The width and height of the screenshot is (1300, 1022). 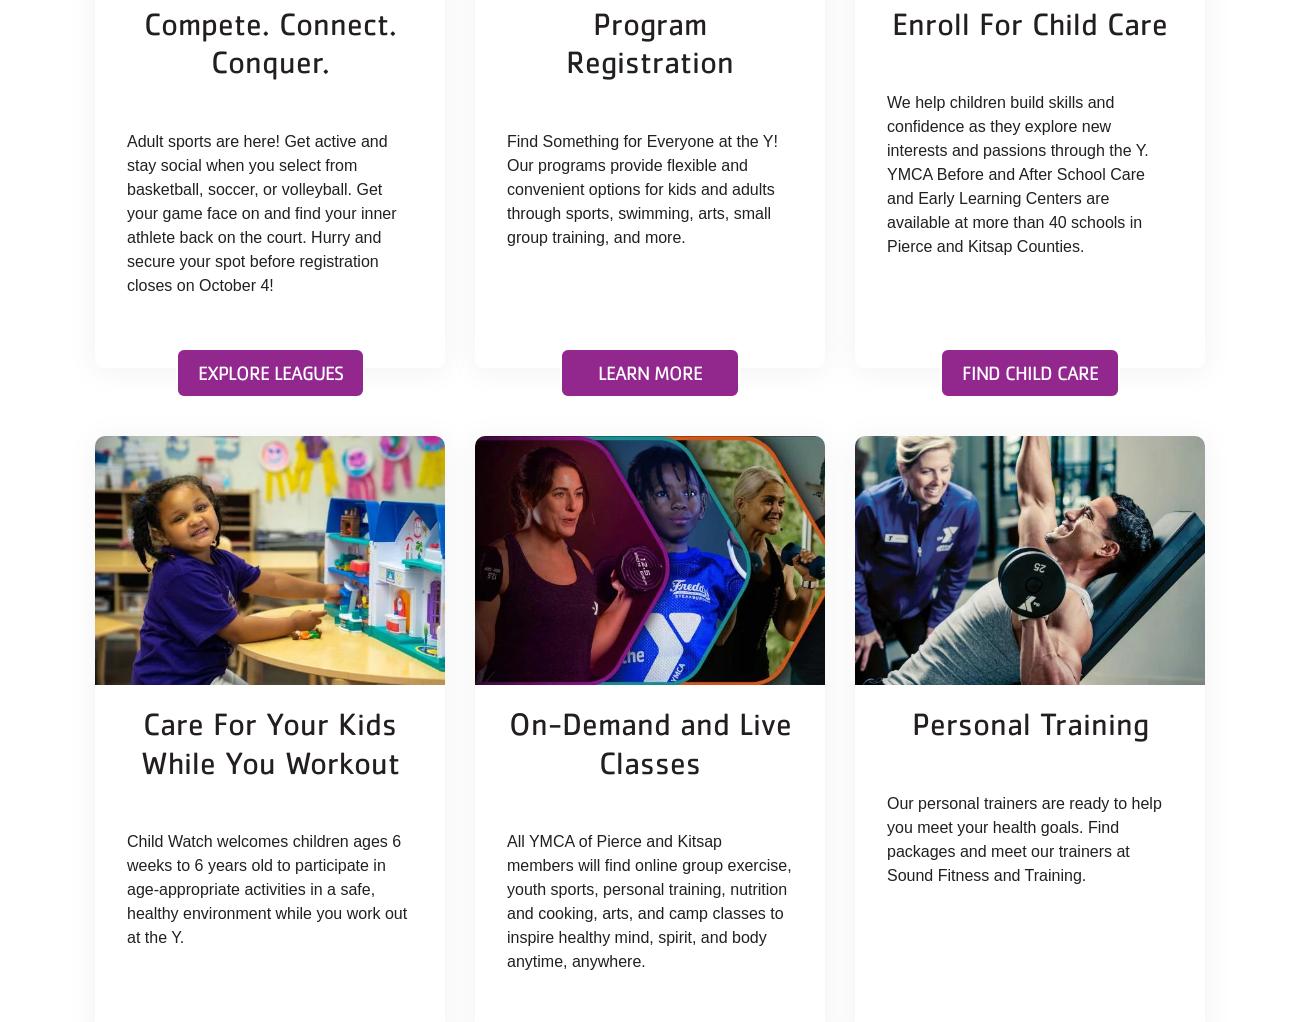 I want to click on 'Find Something for Everyone at the Y! Our programs provide flexible and convenient options for kids and adults through sports, swimming, arts, small group training, and more.', so click(x=507, y=188).